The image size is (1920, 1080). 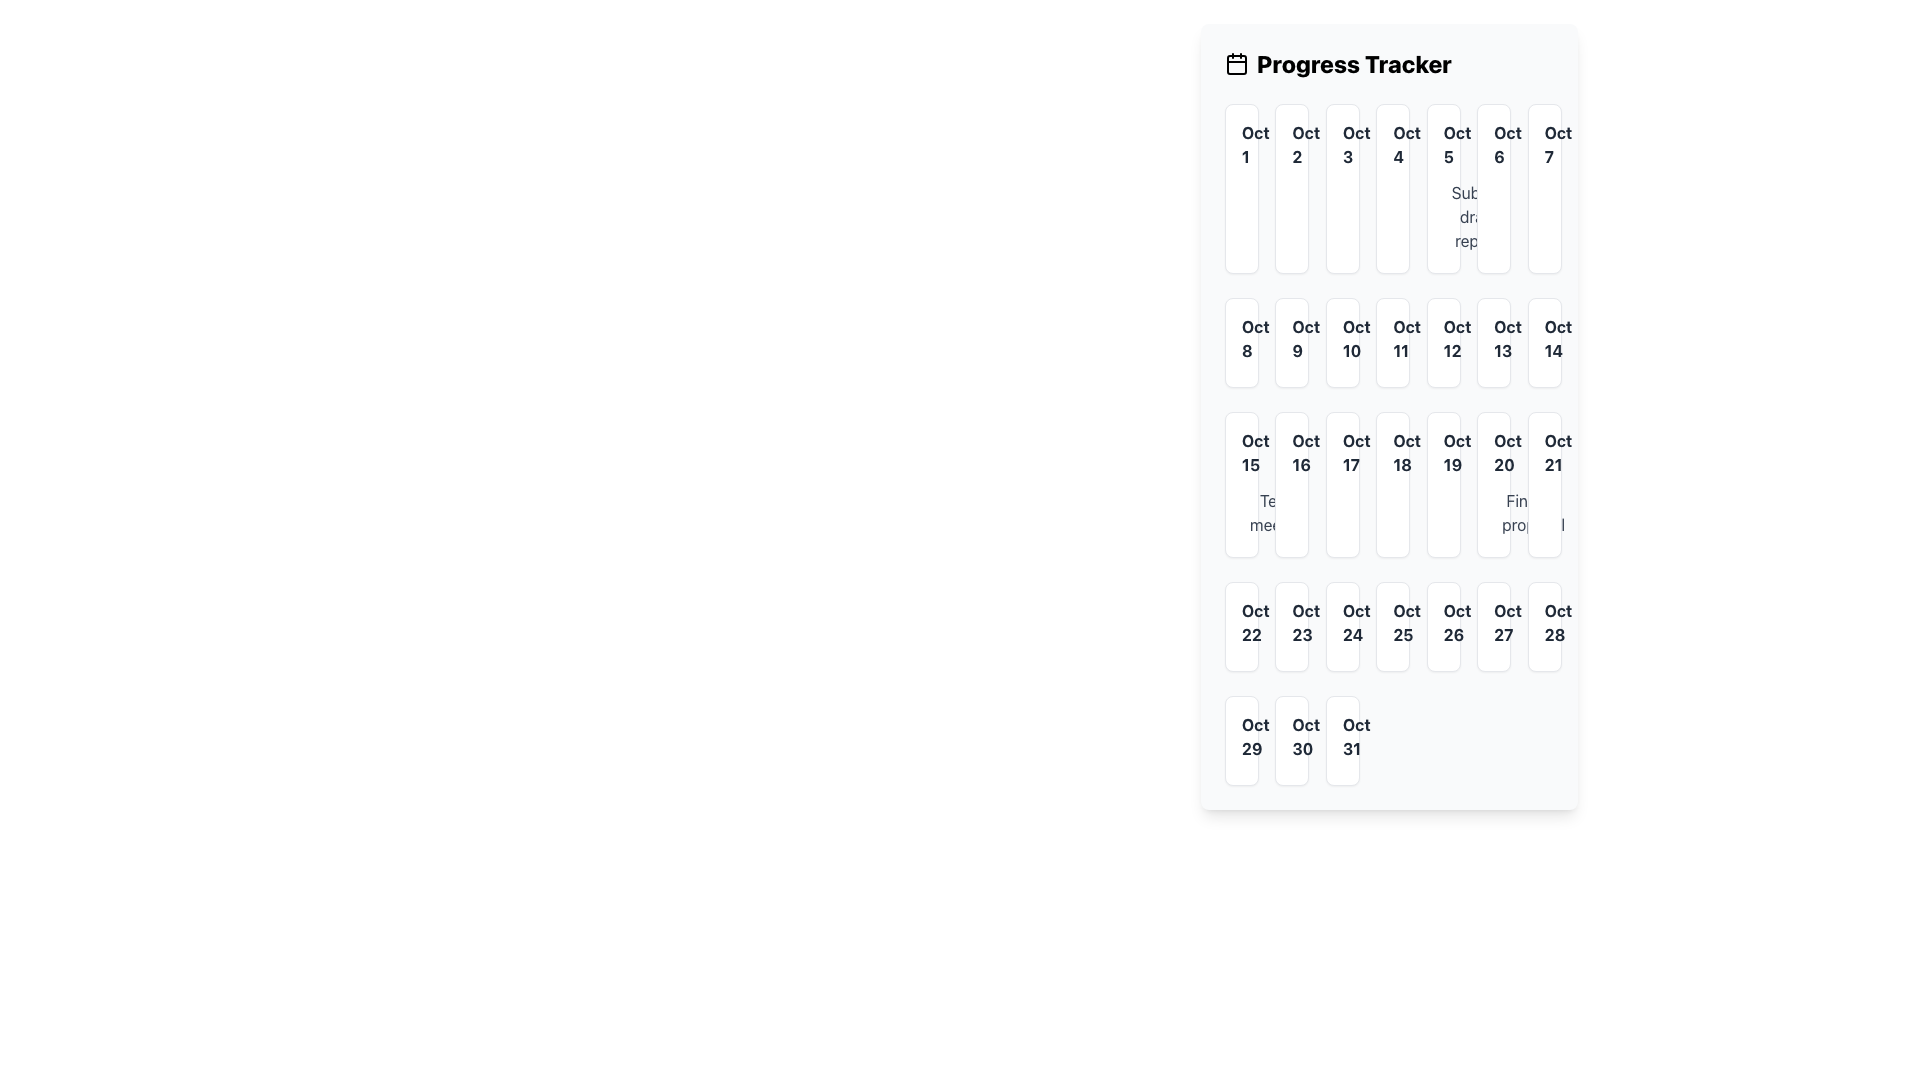 What do you see at coordinates (1392, 485) in the screenshot?
I see `the Calendar Date Cell element displaying 'Oct 18', which is a white box with rounded corners and a gray border, located in the third row and fourth column of the calendar layout` at bounding box center [1392, 485].